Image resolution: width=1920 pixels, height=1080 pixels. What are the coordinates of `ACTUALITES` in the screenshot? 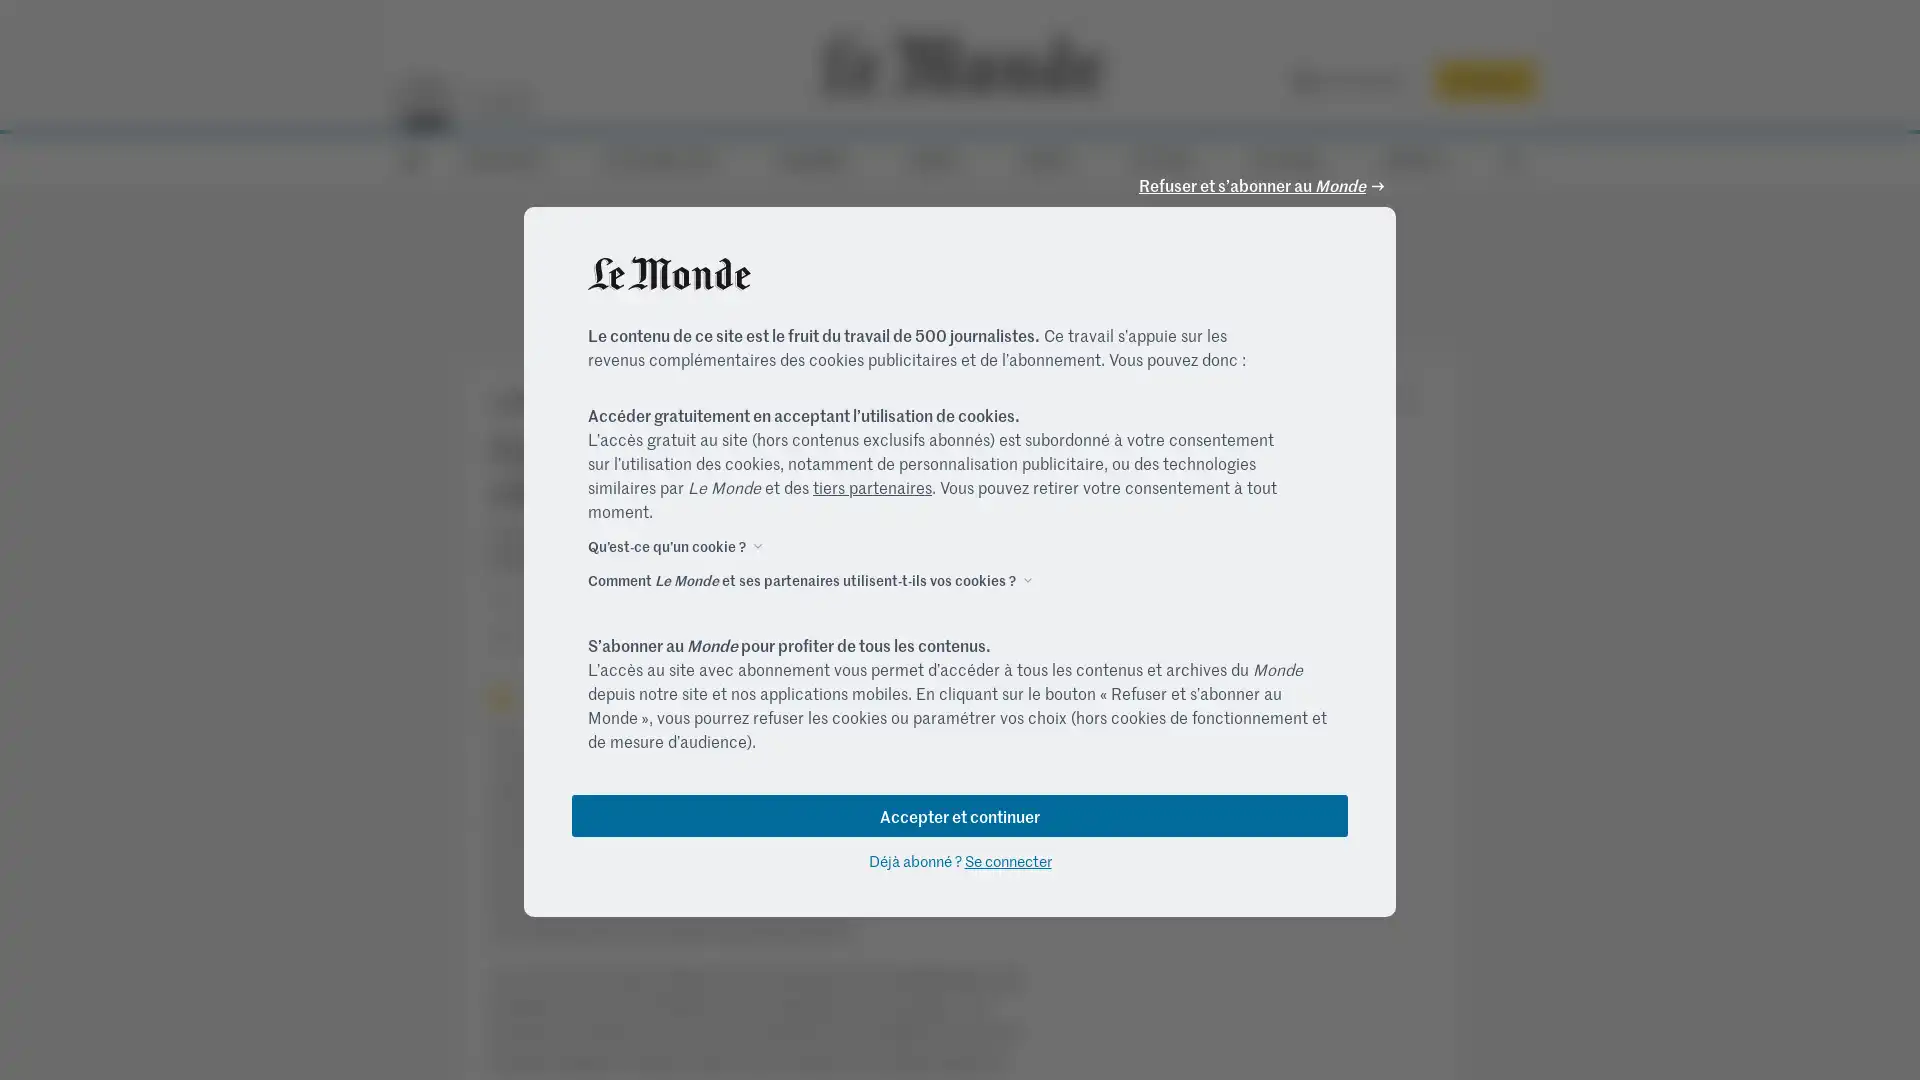 It's located at (512, 158).